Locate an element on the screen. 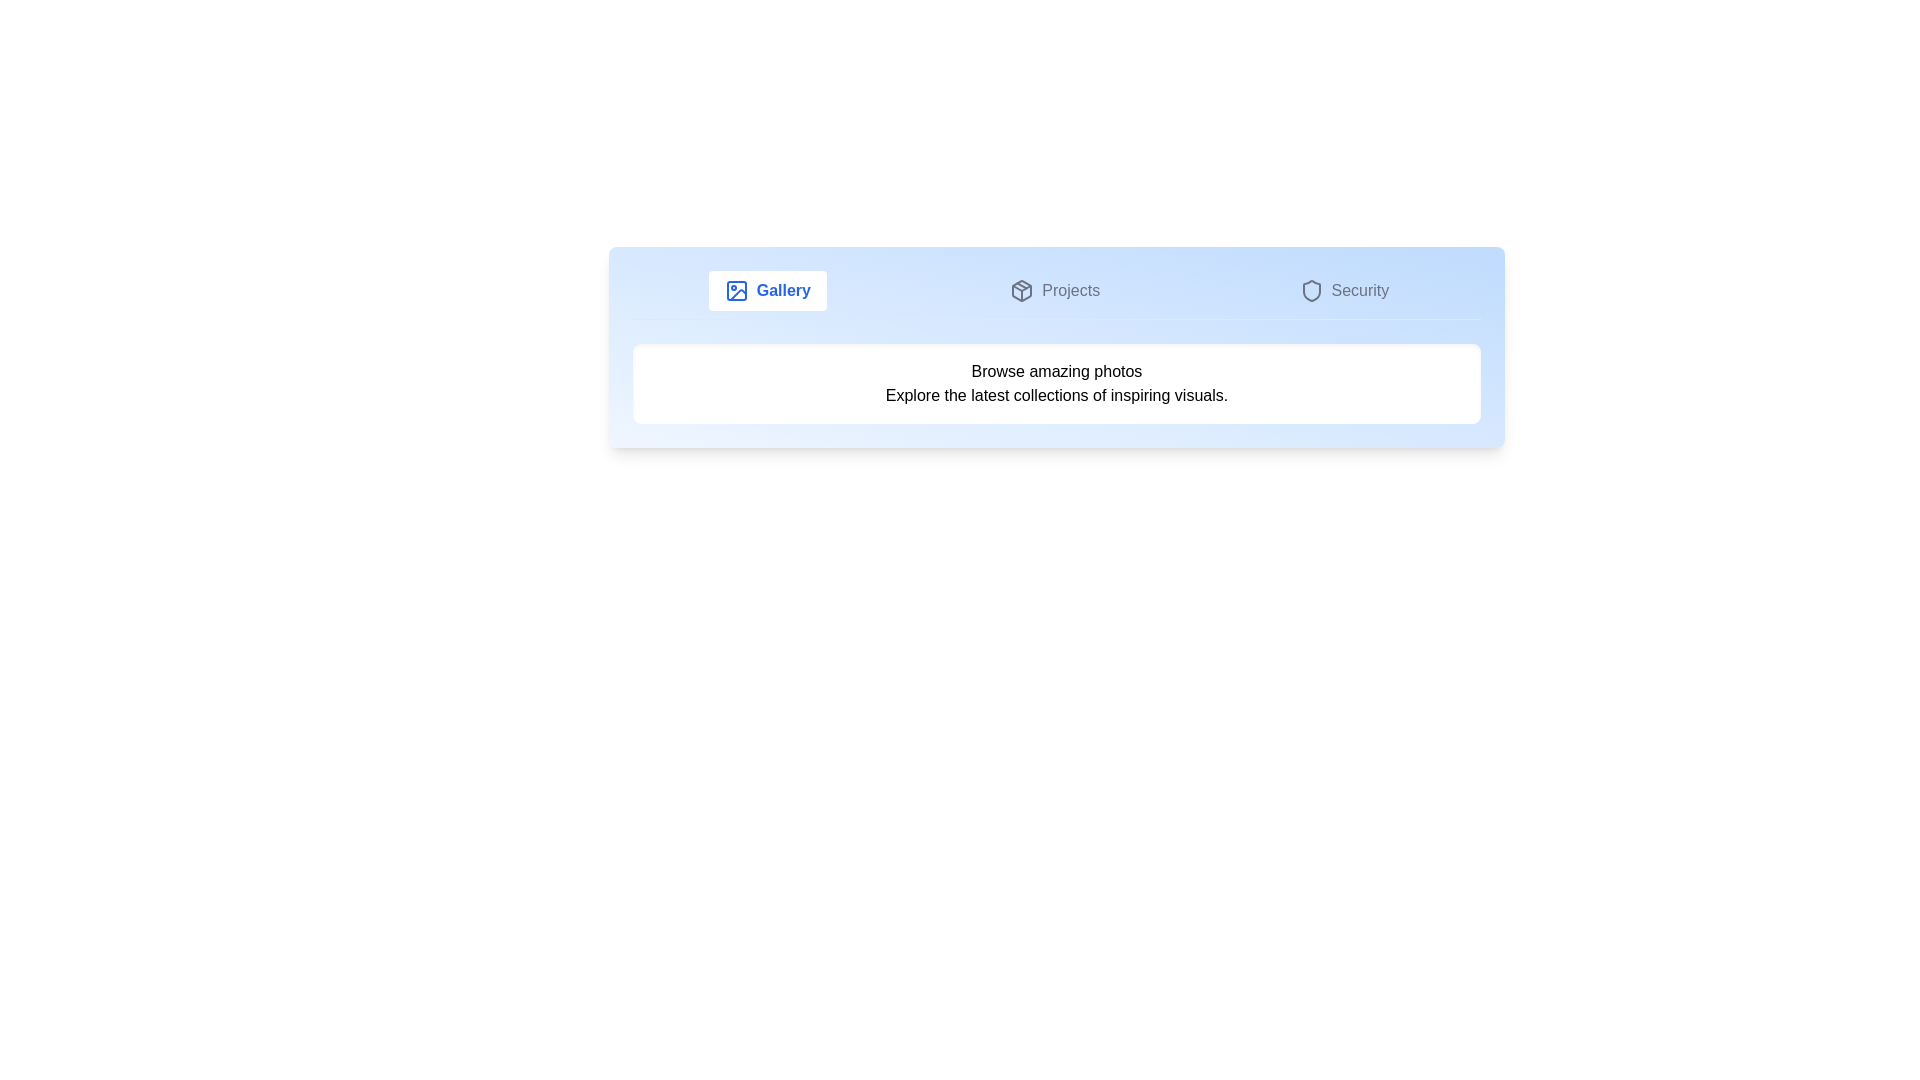 The height and width of the screenshot is (1080, 1920). the icon associated with the Gallery tab is located at coordinates (735, 290).